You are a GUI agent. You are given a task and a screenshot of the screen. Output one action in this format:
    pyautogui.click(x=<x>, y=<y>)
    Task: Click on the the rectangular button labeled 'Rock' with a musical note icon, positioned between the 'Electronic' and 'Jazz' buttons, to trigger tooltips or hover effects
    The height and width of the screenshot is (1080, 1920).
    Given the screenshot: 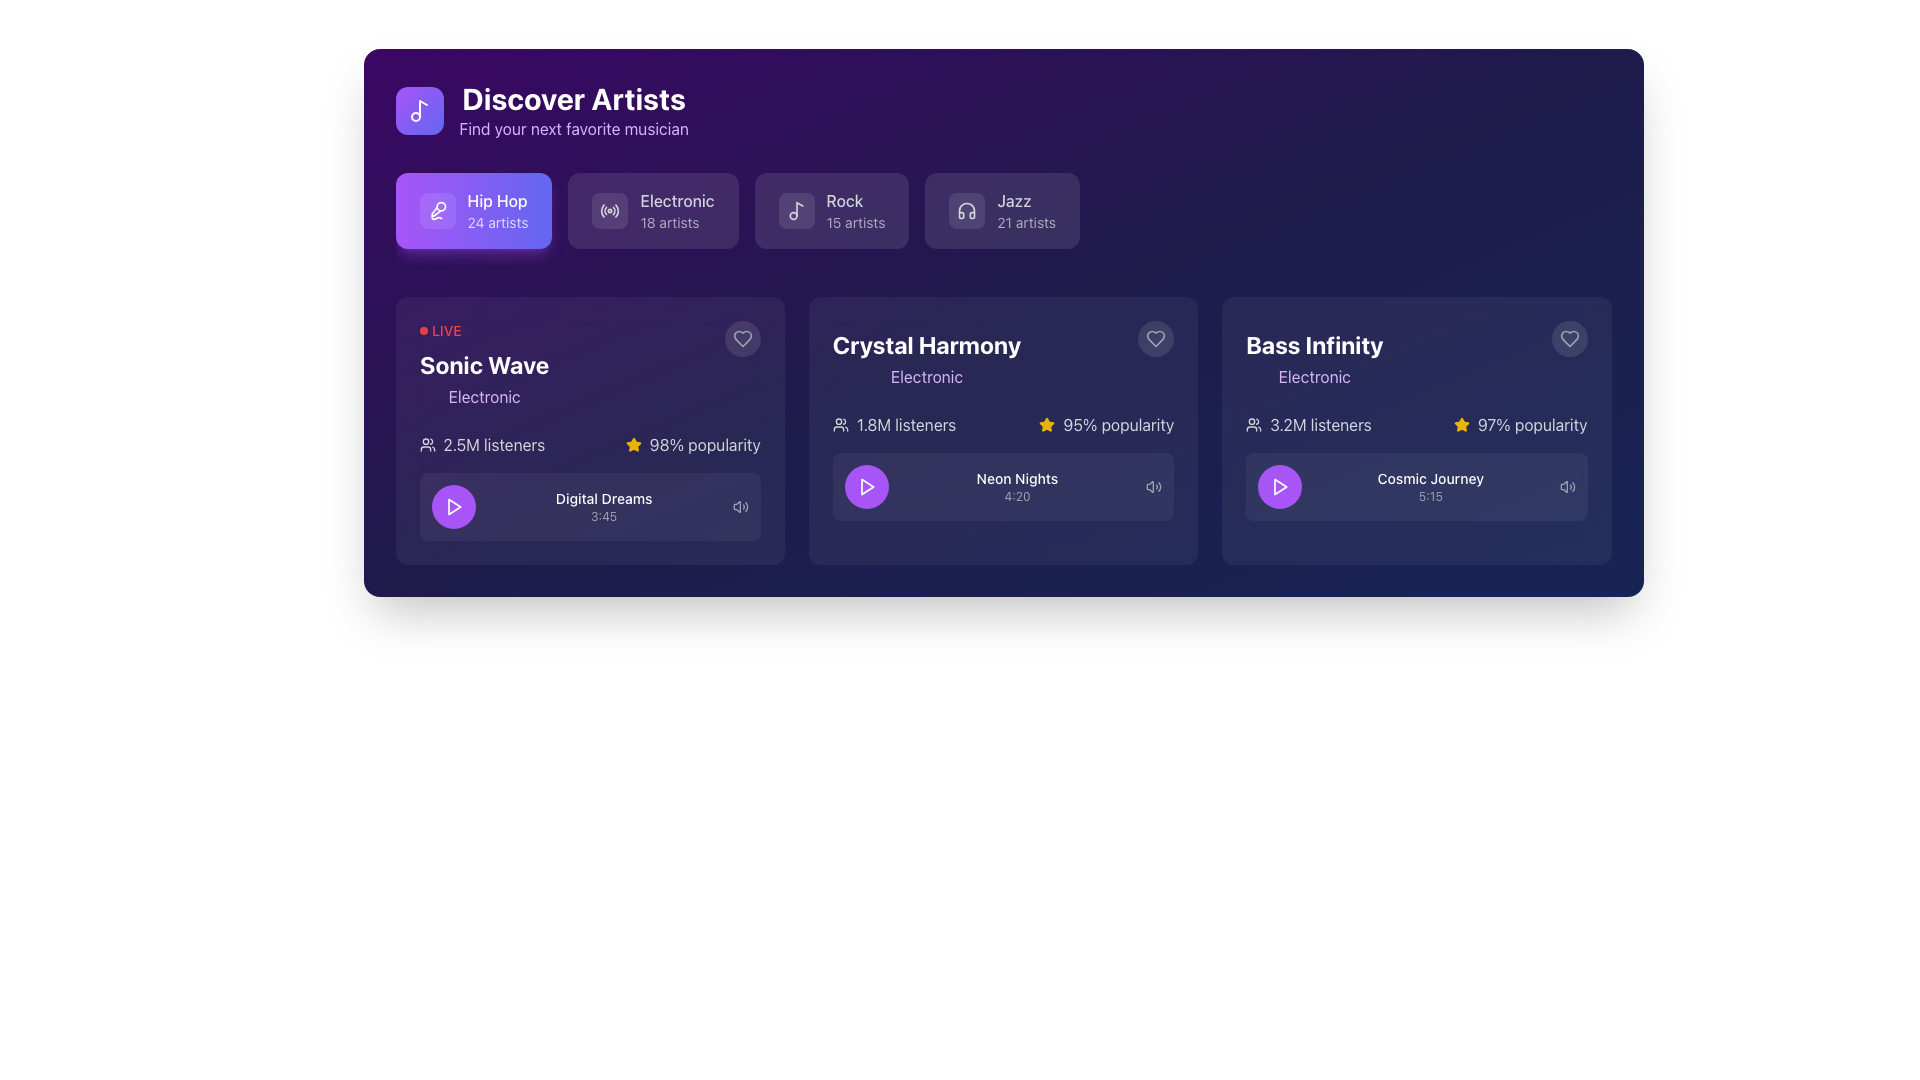 What is the action you would take?
    pyautogui.click(x=831, y=211)
    